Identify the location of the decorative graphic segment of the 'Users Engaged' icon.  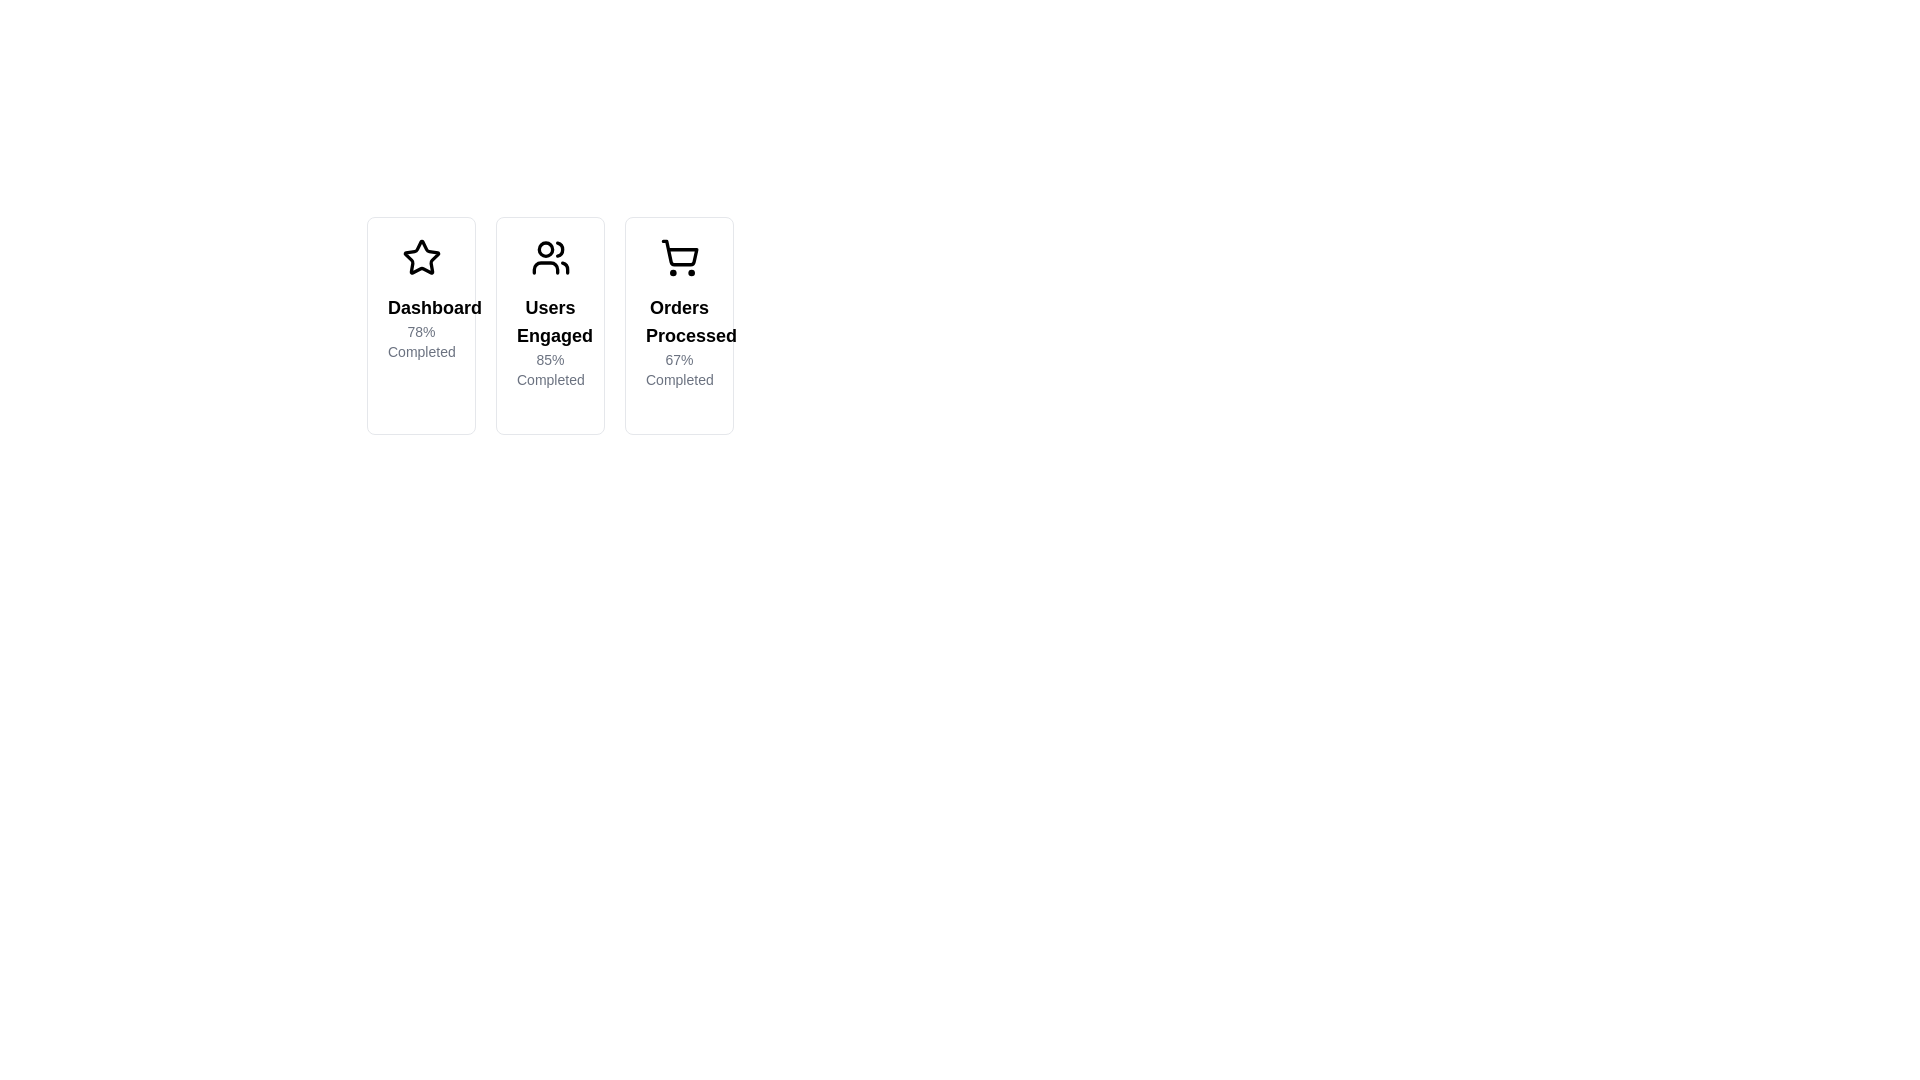
(545, 248).